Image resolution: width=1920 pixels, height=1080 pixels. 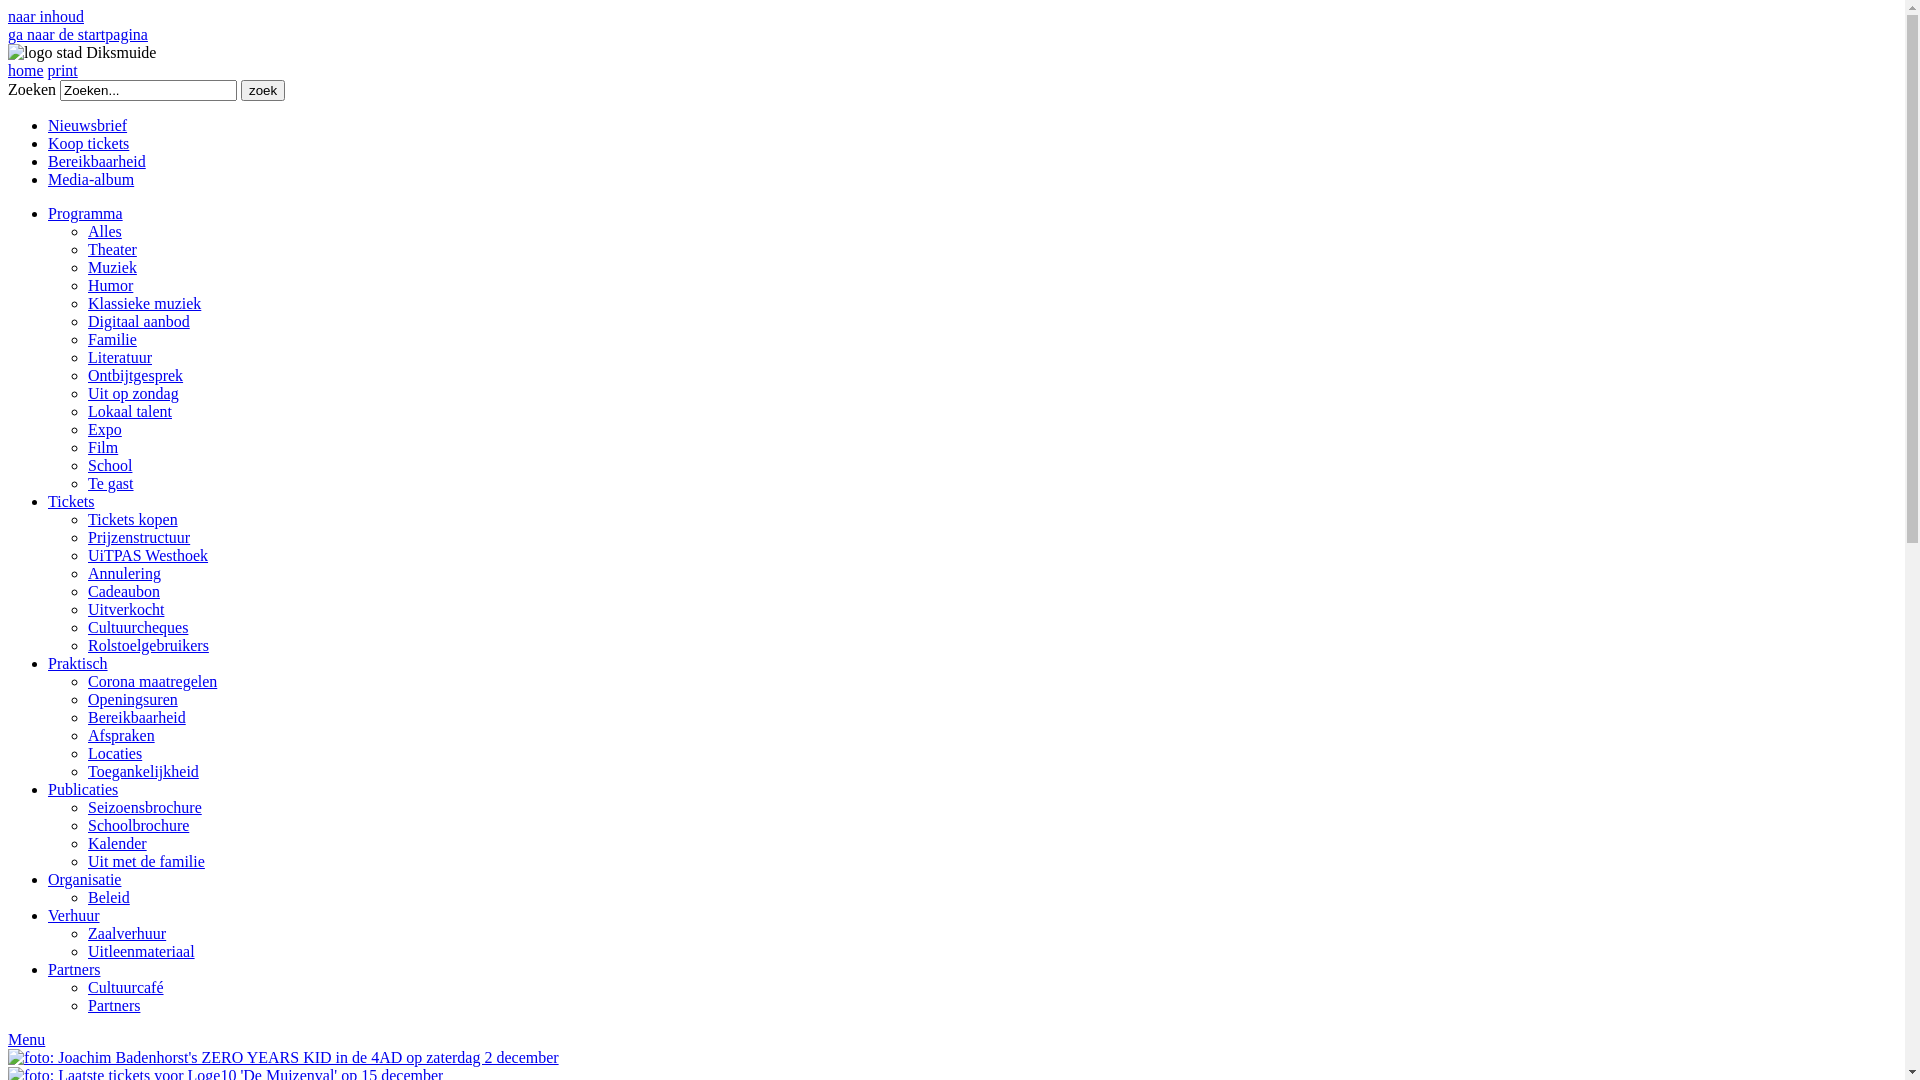 What do you see at coordinates (111, 338) in the screenshot?
I see `'Familie'` at bounding box center [111, 338].